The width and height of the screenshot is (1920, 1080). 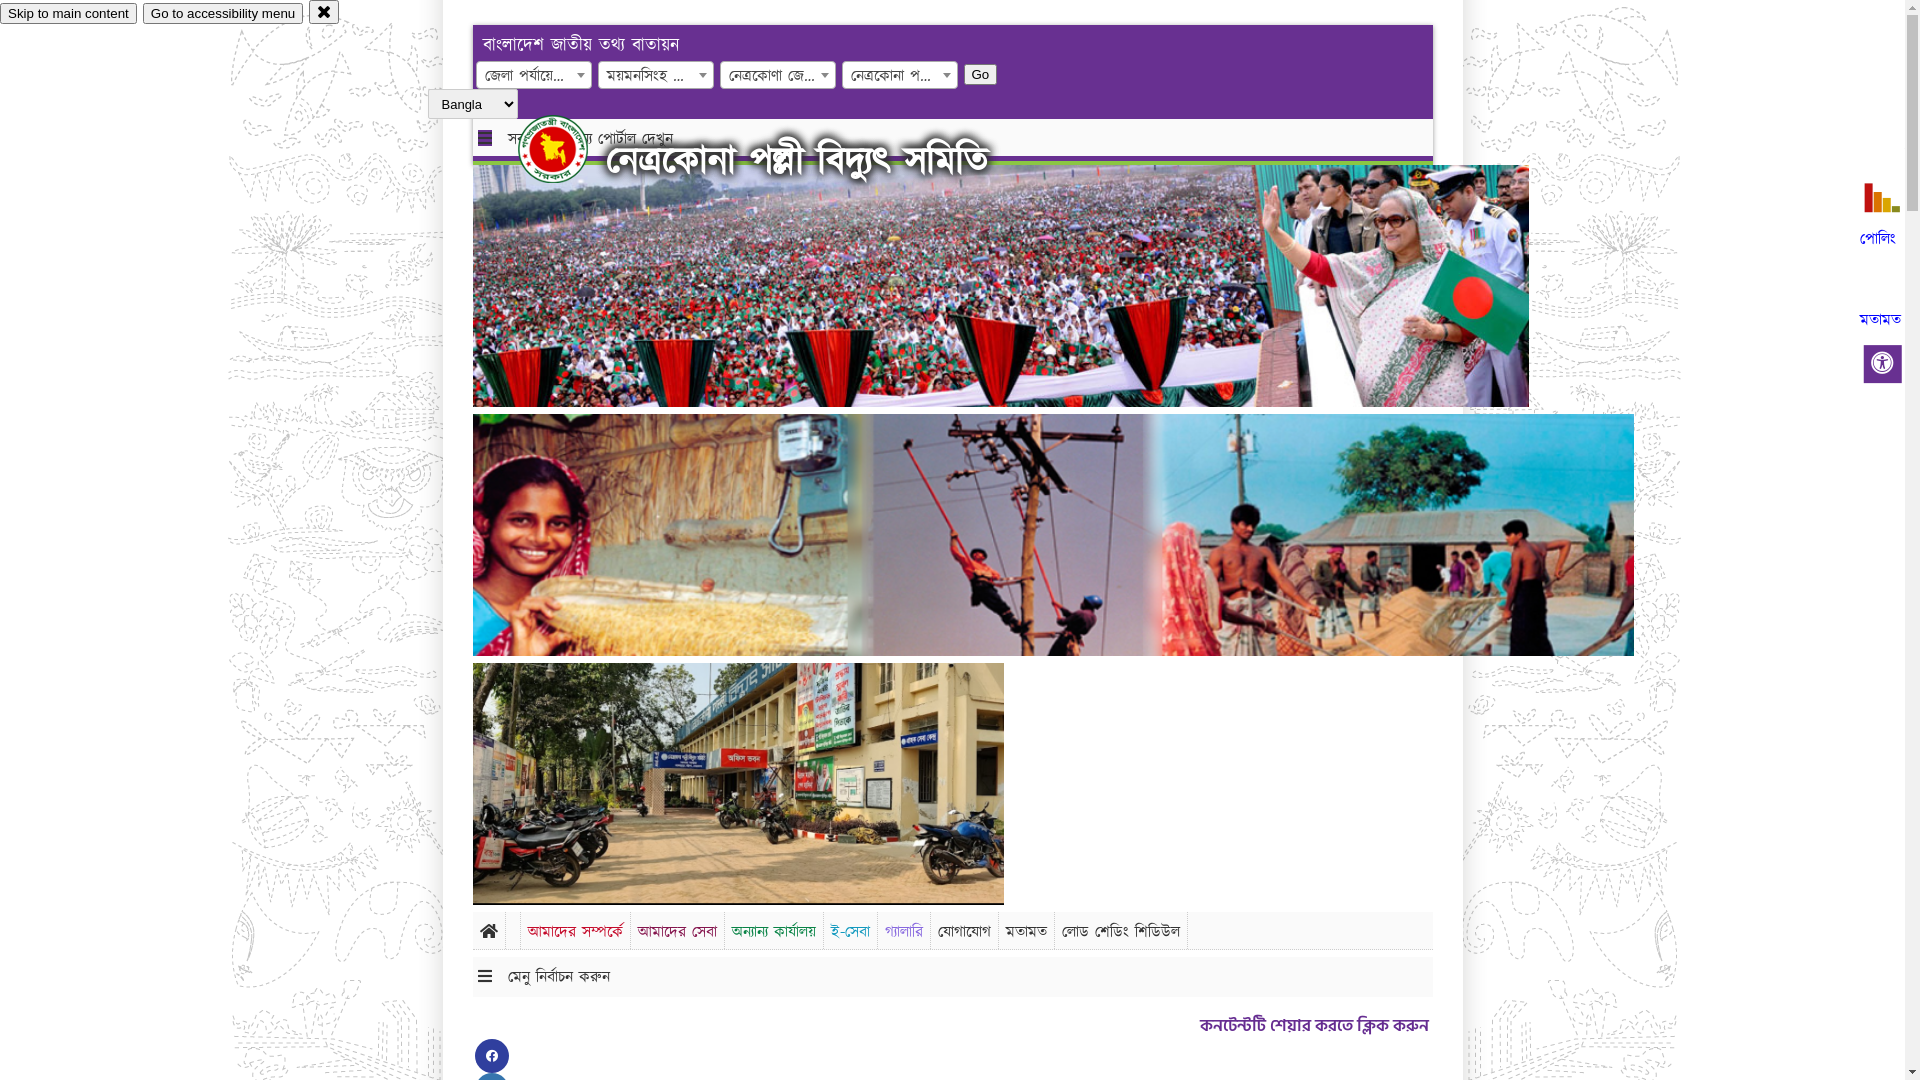 I want to click on 'Go to accessibility menu', so click(x=222, y=13).